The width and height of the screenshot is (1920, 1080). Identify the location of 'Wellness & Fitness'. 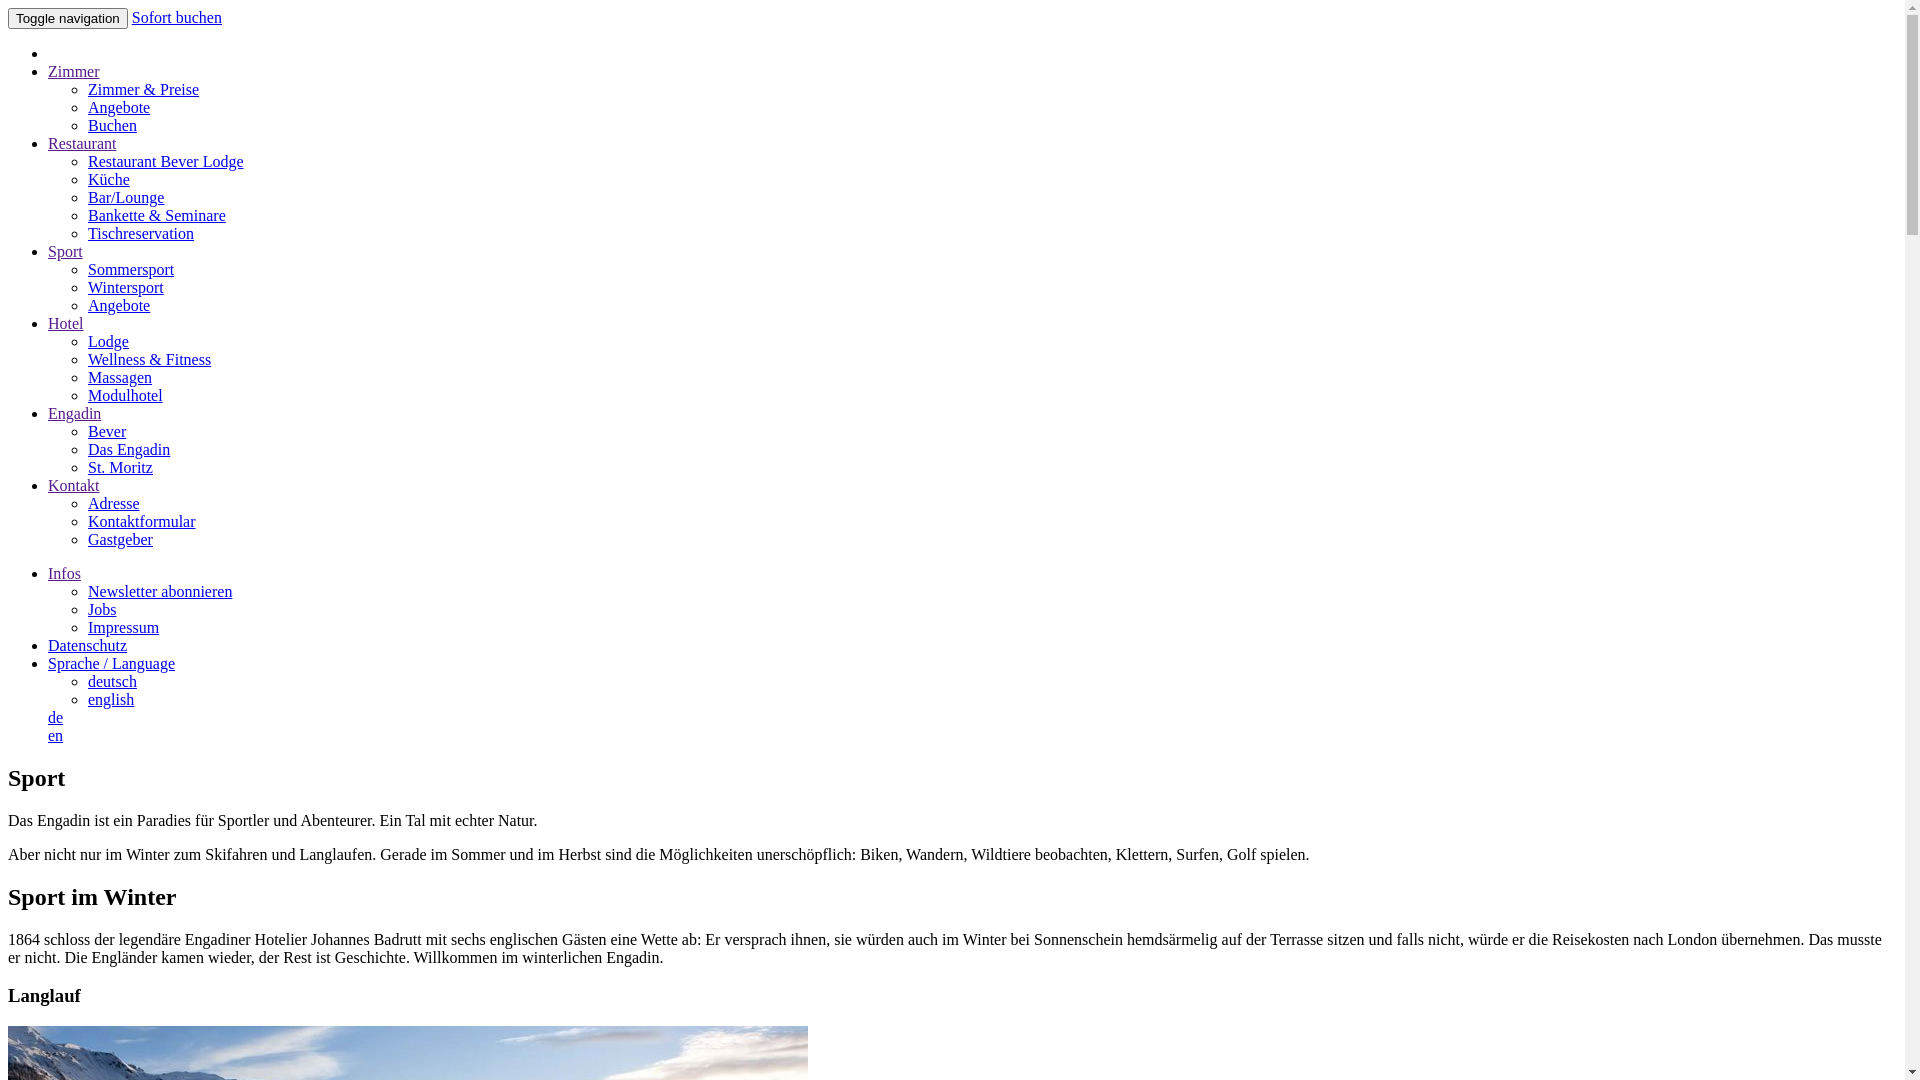
(86, 358).